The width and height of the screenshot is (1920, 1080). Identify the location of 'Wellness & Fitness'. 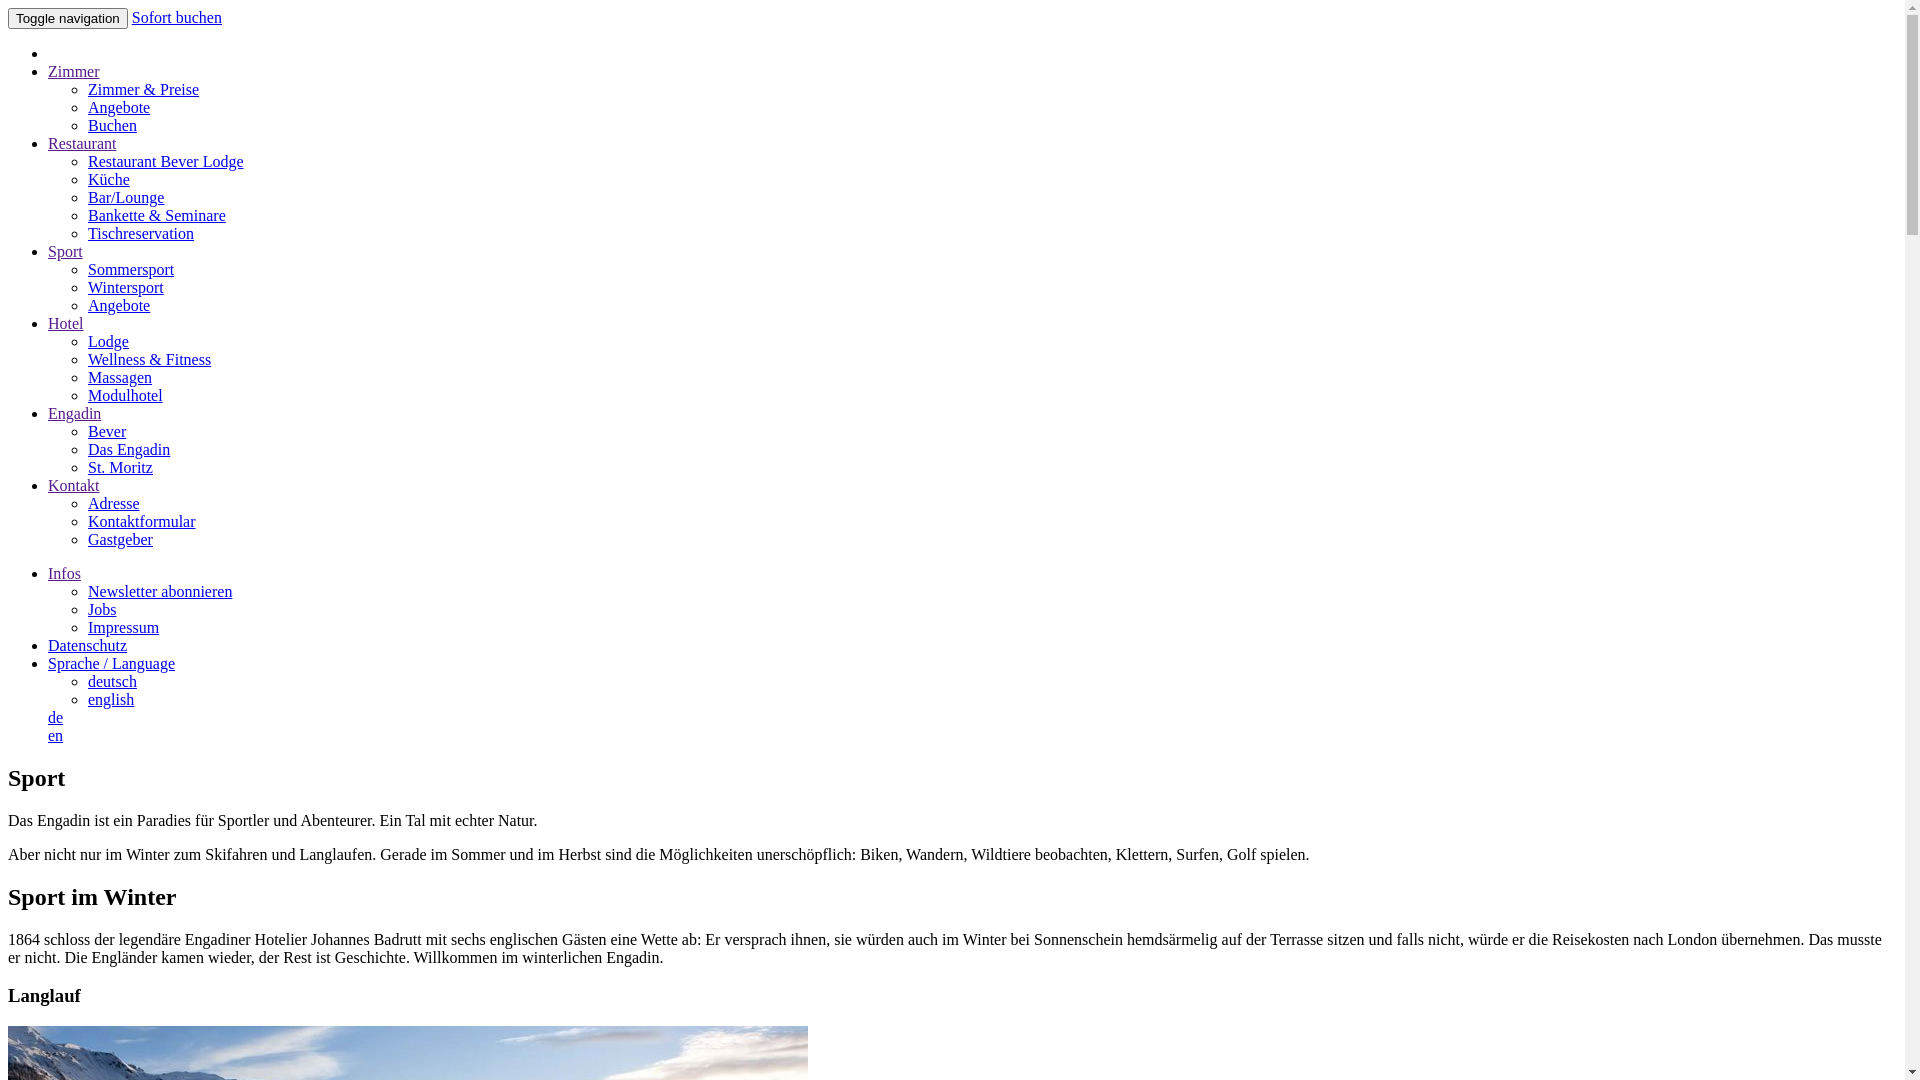
(86, 358).